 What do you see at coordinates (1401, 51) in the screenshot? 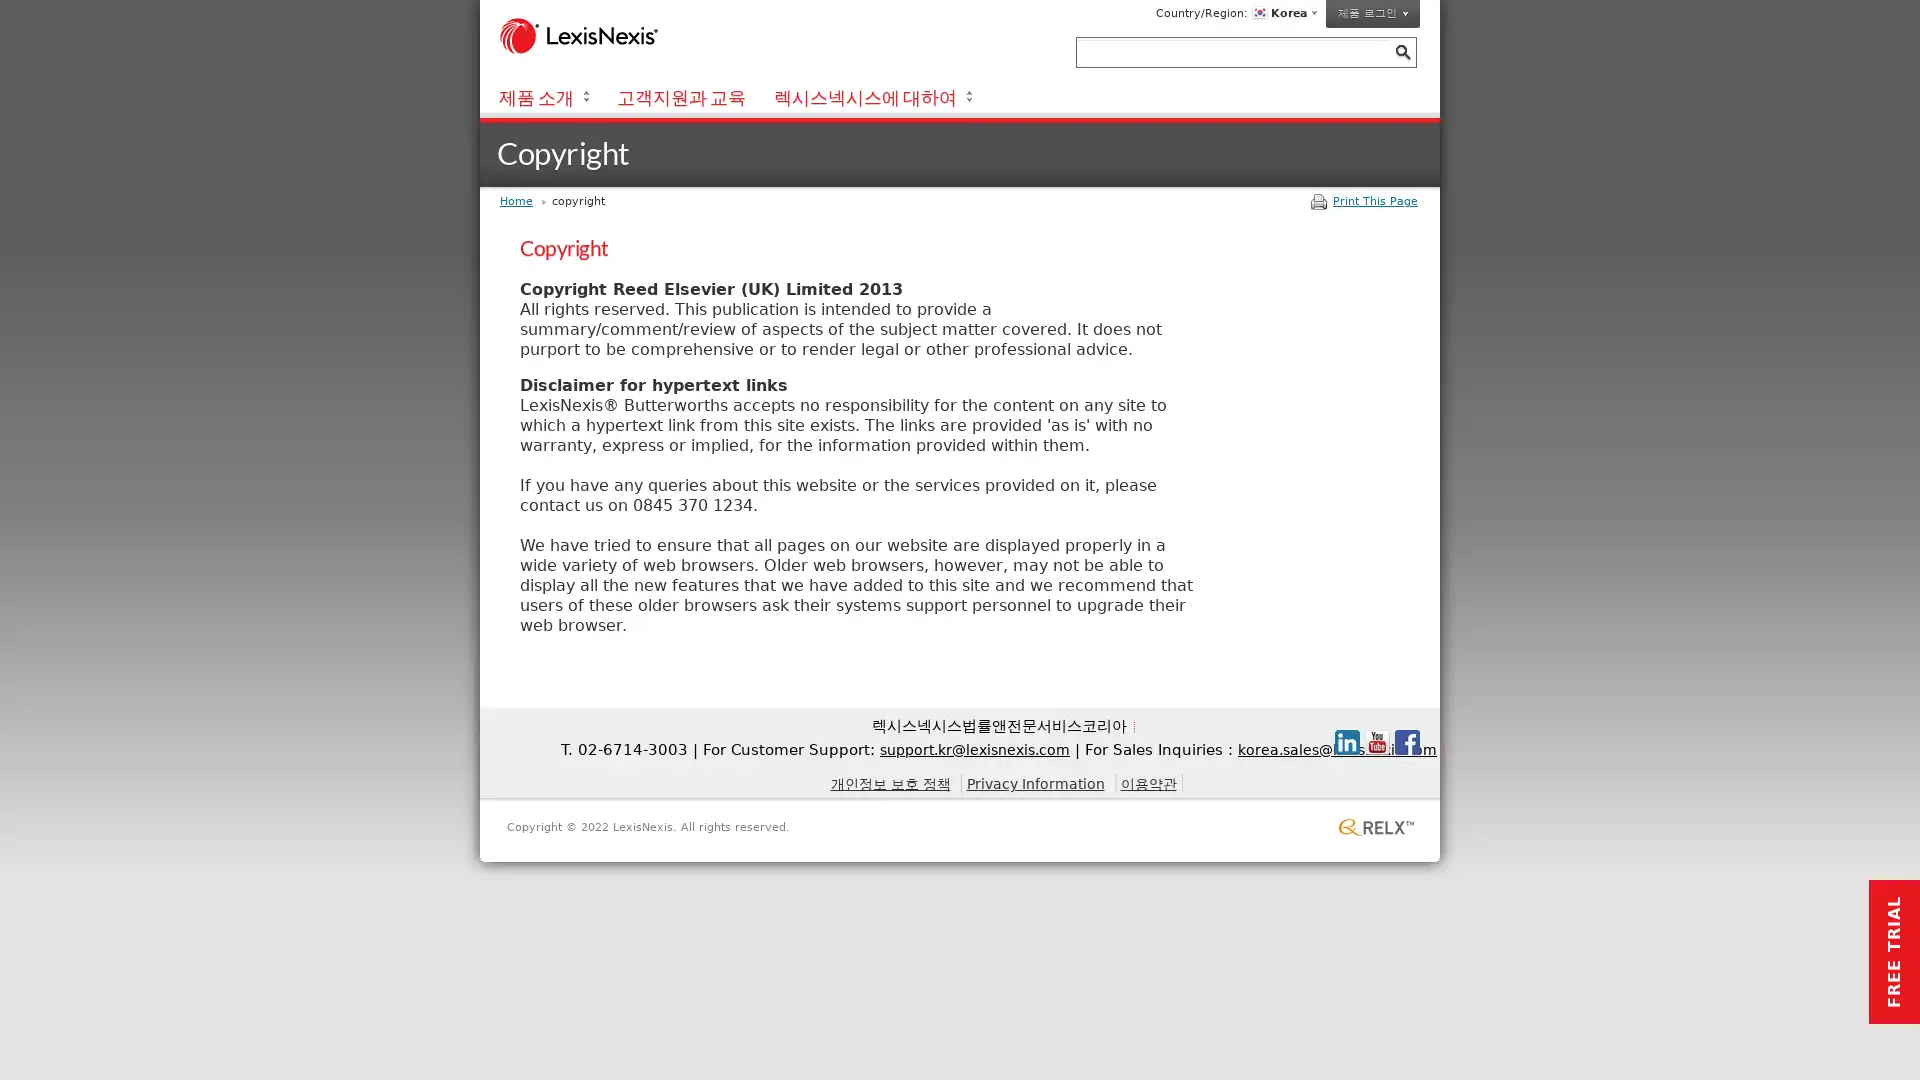
I see `Search` at bounding box center [1401, 51].